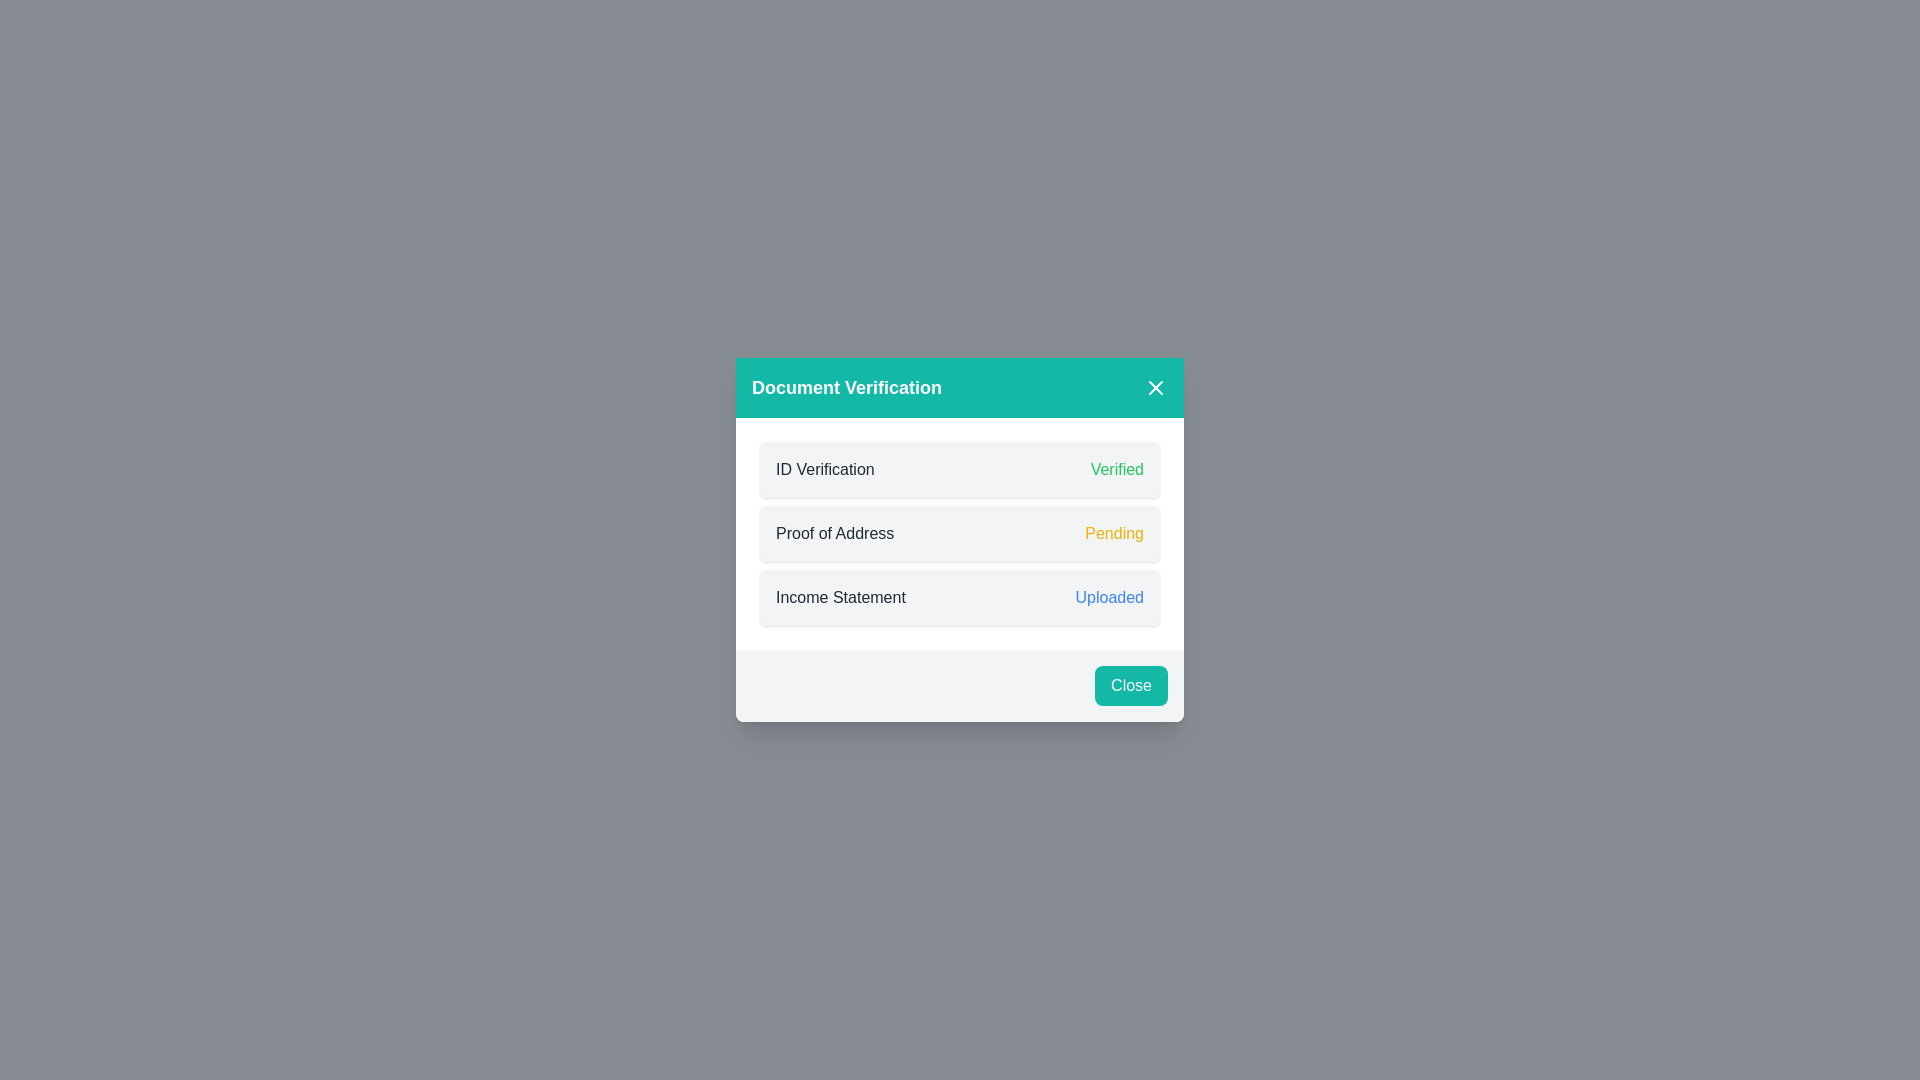  I want to click on the 'Proof of Address' status display row in the 'Document Verification' modal, which shows the status as 'Pending' in yellow, so click(960, 532).